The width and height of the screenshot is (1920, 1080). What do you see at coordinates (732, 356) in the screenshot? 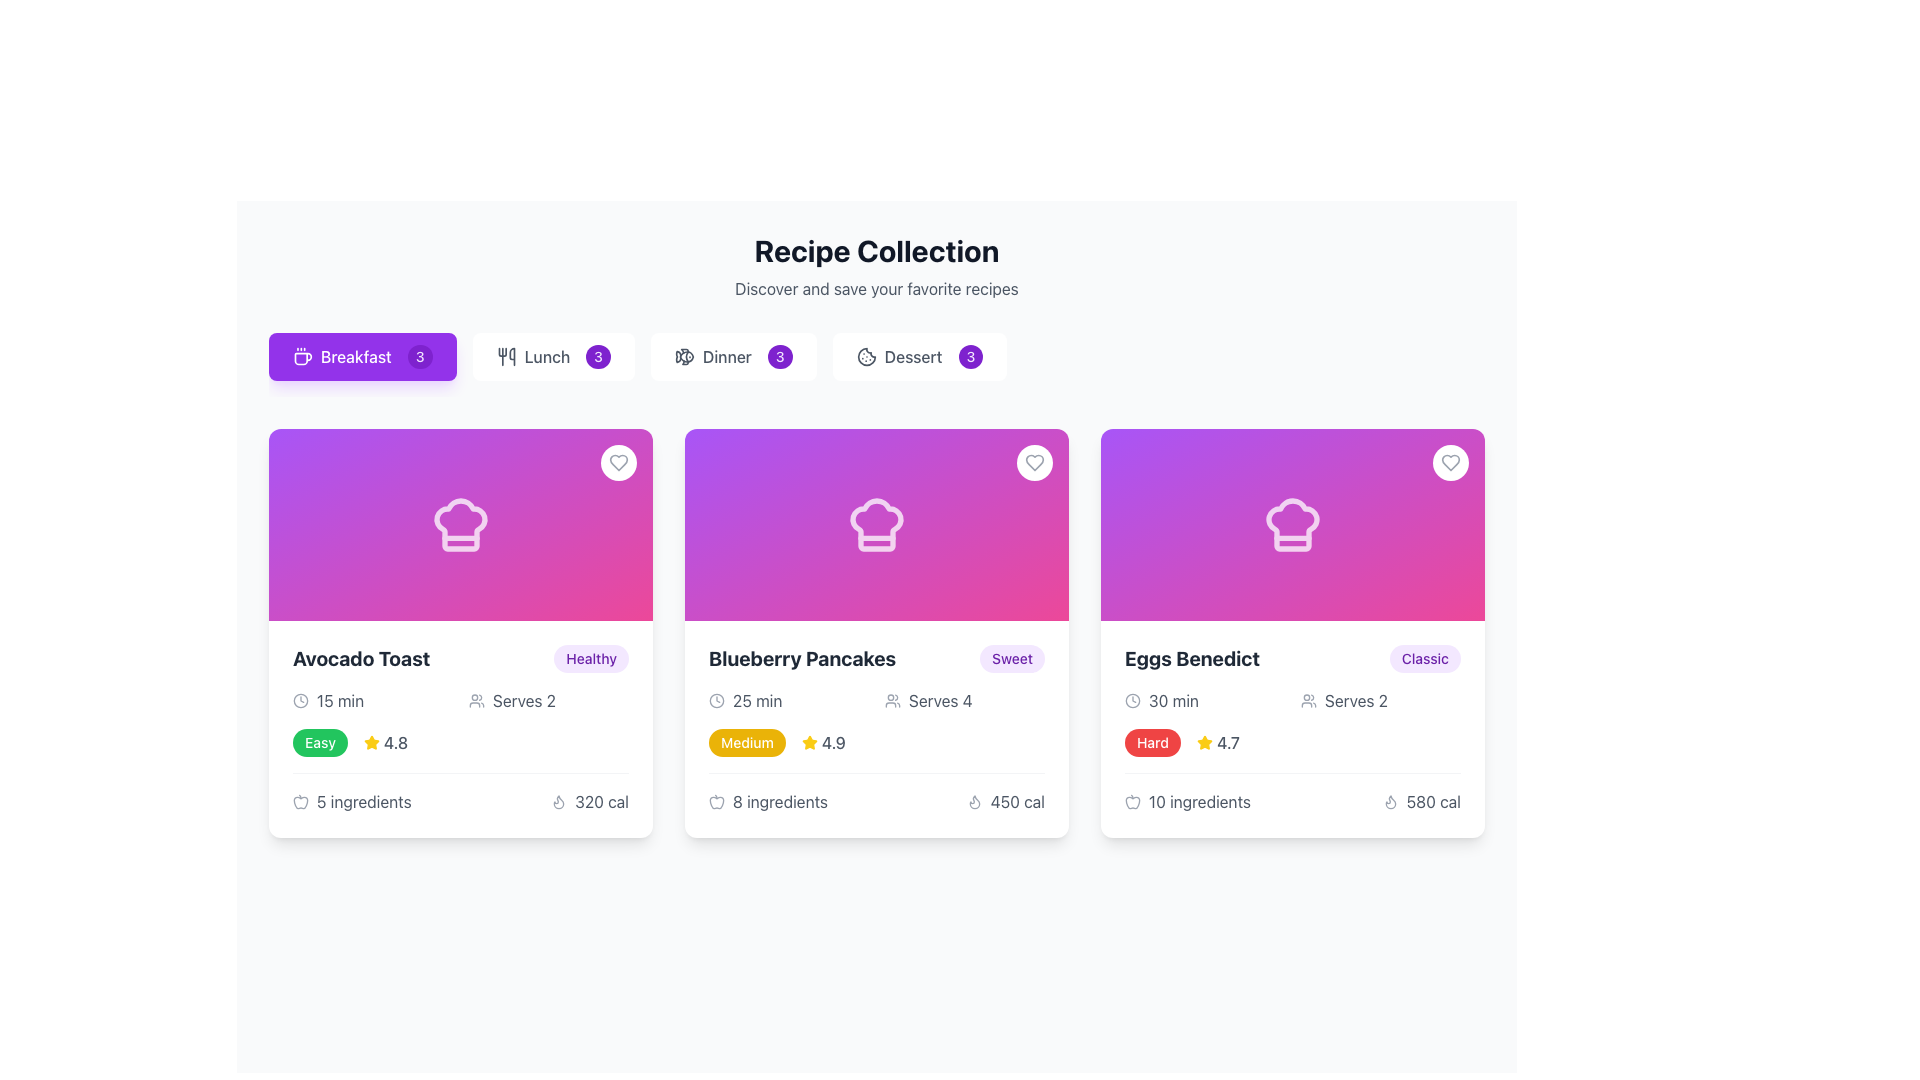
I see `the 'Dinner' filter button, which is the third button in the horizontal list of meal categories, to filter the displayed recipes` at bounding box center [732, 356].